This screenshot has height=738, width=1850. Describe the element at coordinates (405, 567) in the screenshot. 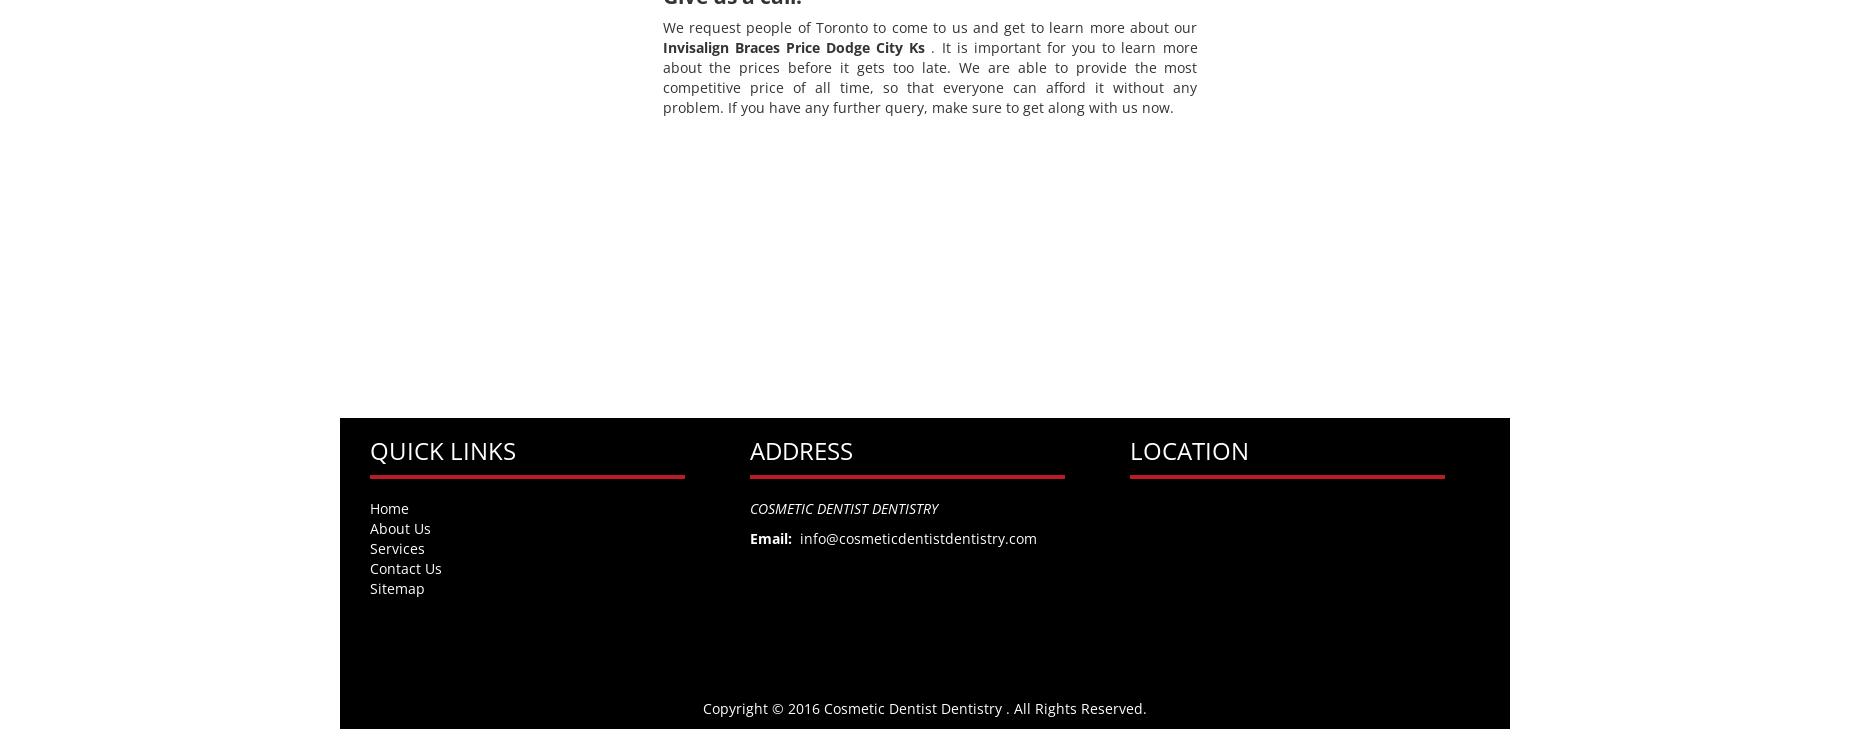

I see `'Contact Us'` at that location.